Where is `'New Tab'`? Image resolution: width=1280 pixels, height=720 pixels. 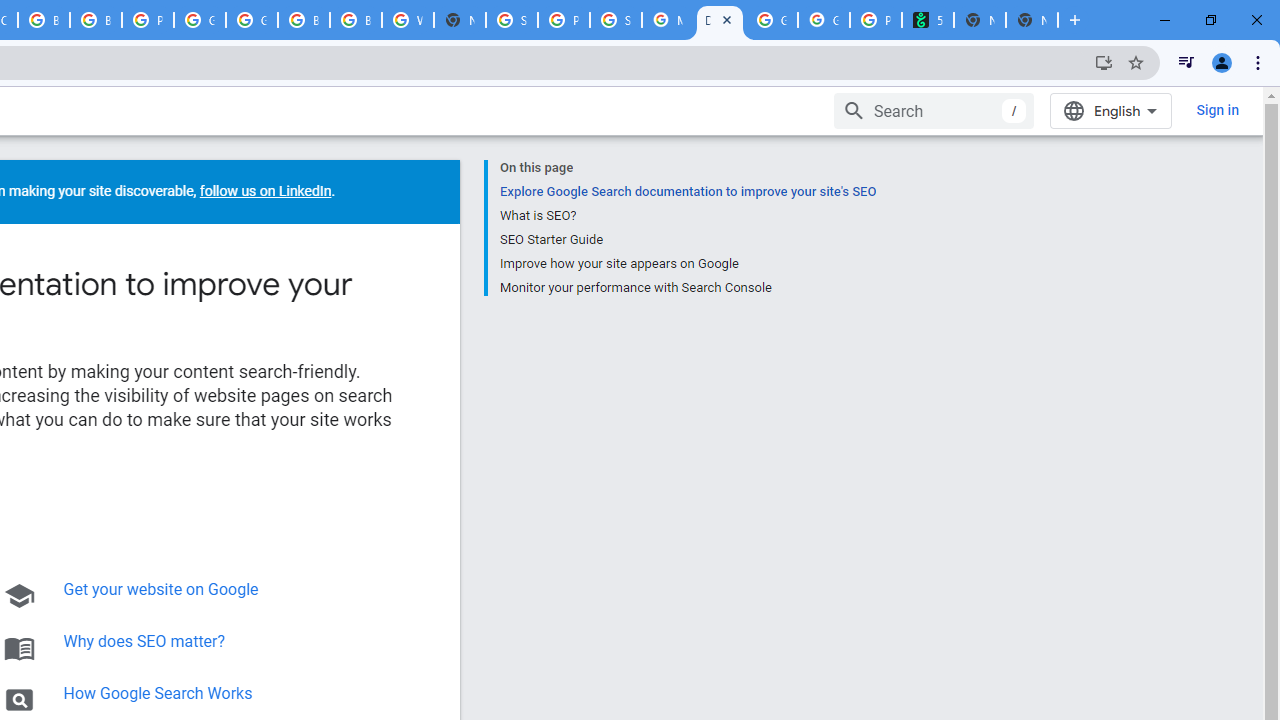 'New Tab' is located at coordinates (1032, 20).